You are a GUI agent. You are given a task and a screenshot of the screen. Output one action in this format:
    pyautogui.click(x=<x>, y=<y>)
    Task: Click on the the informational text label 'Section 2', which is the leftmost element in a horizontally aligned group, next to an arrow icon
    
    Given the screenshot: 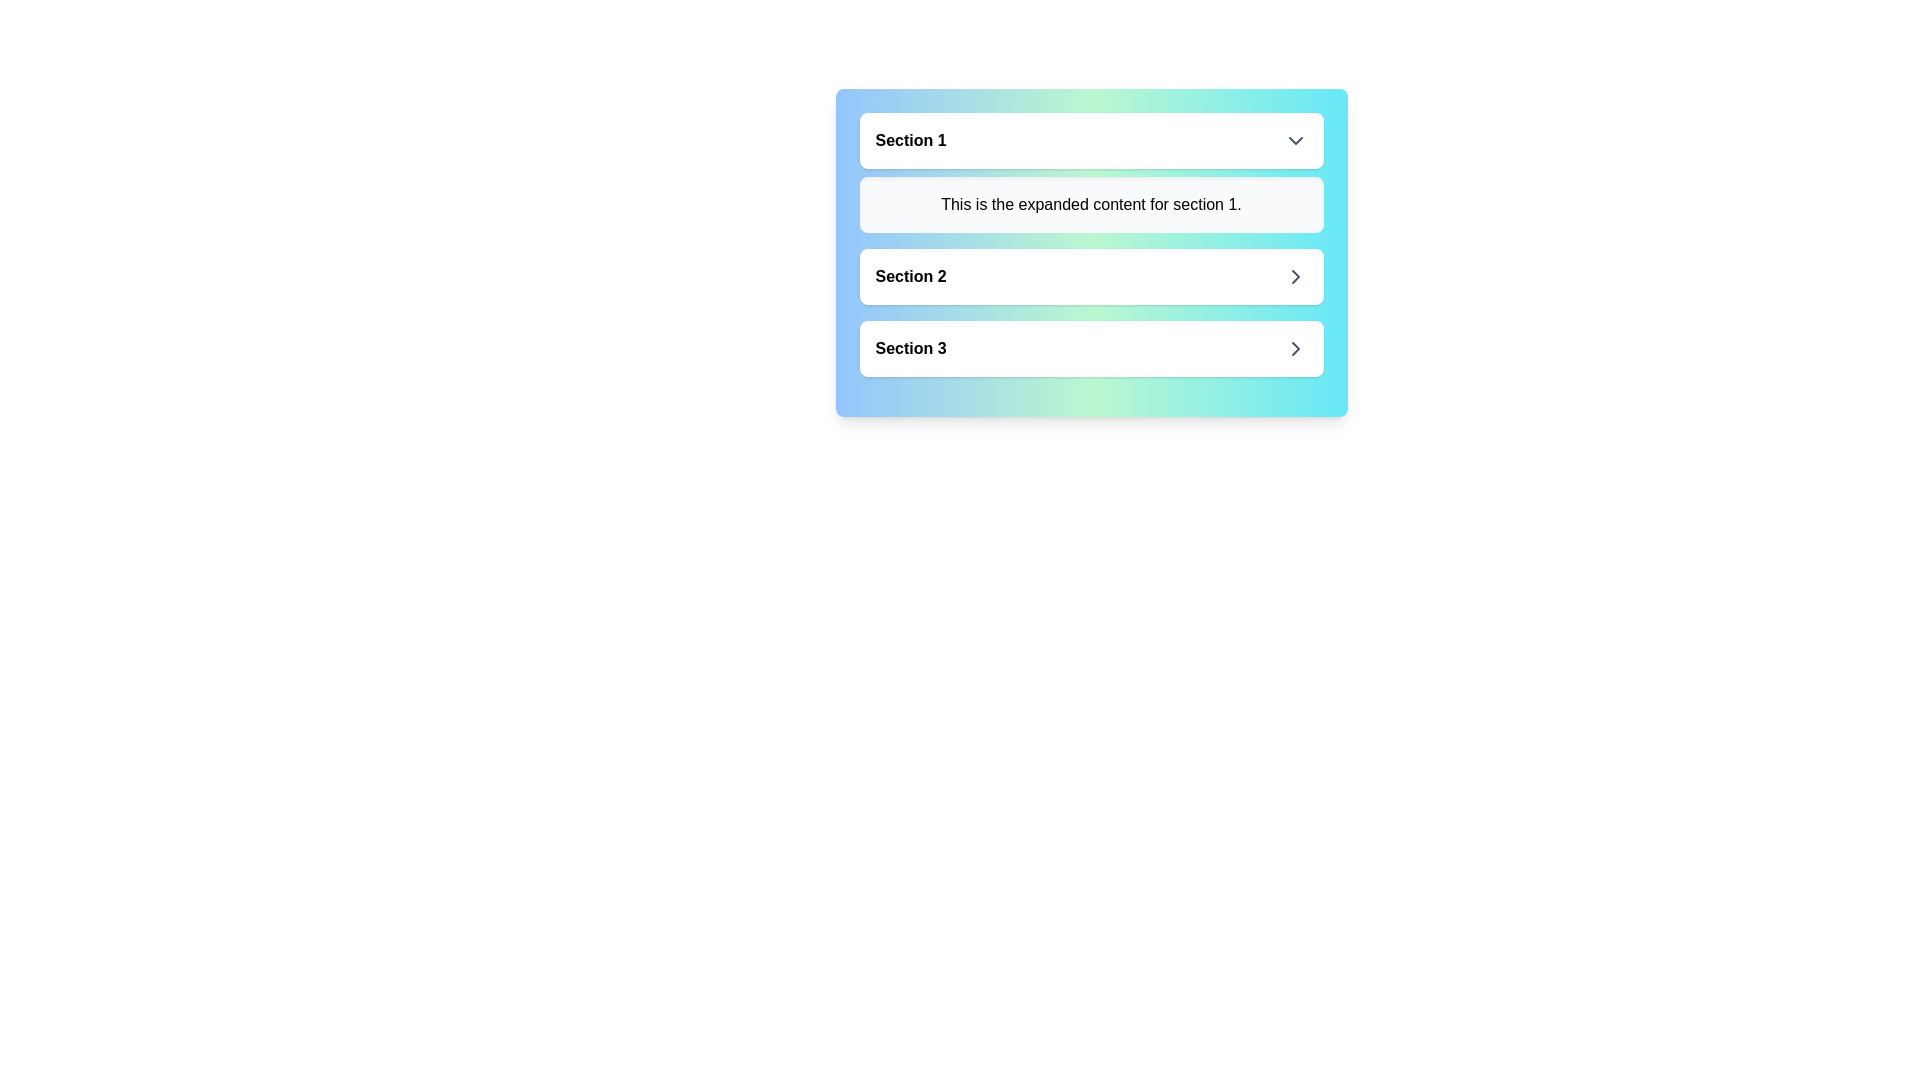 What is the action you would take?
    pyautogui.click(x=910, y=277)
    